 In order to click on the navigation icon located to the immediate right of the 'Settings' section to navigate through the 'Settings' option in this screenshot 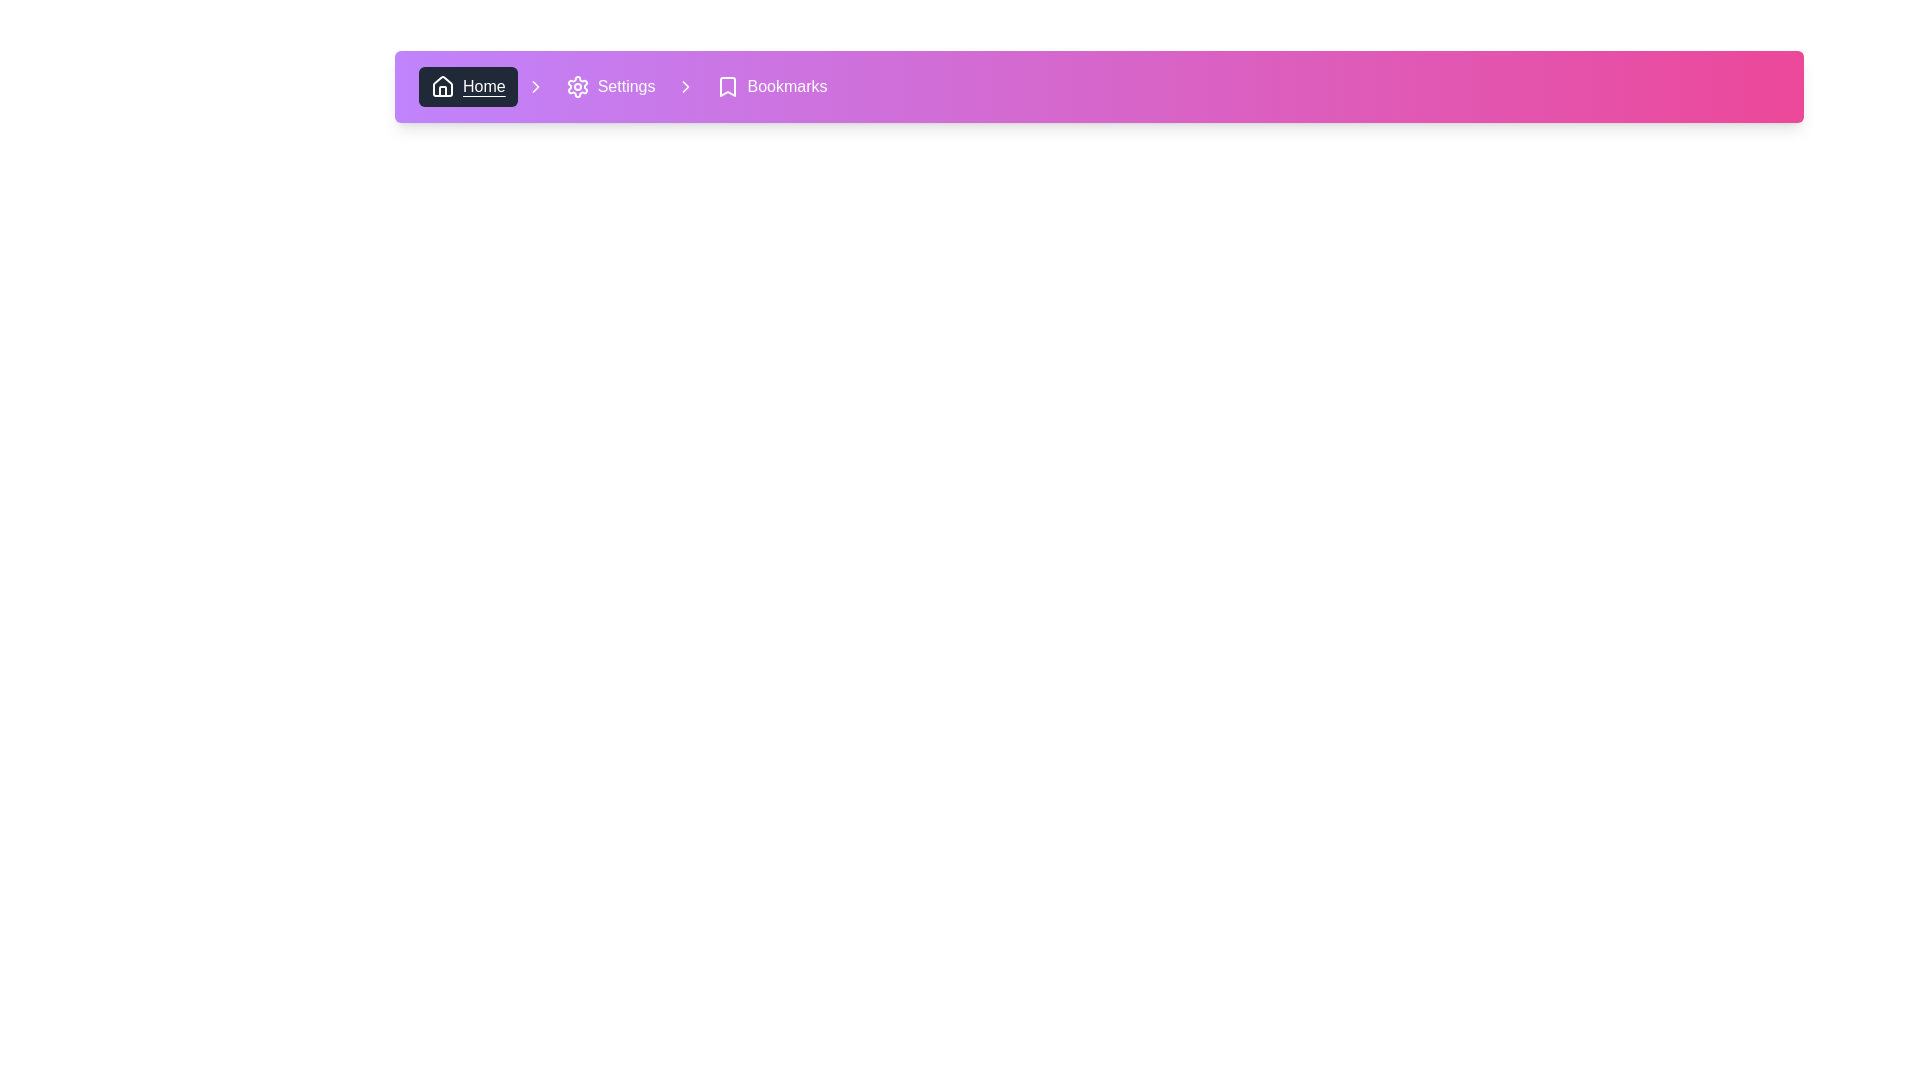, I will do `click(685, 86)`.